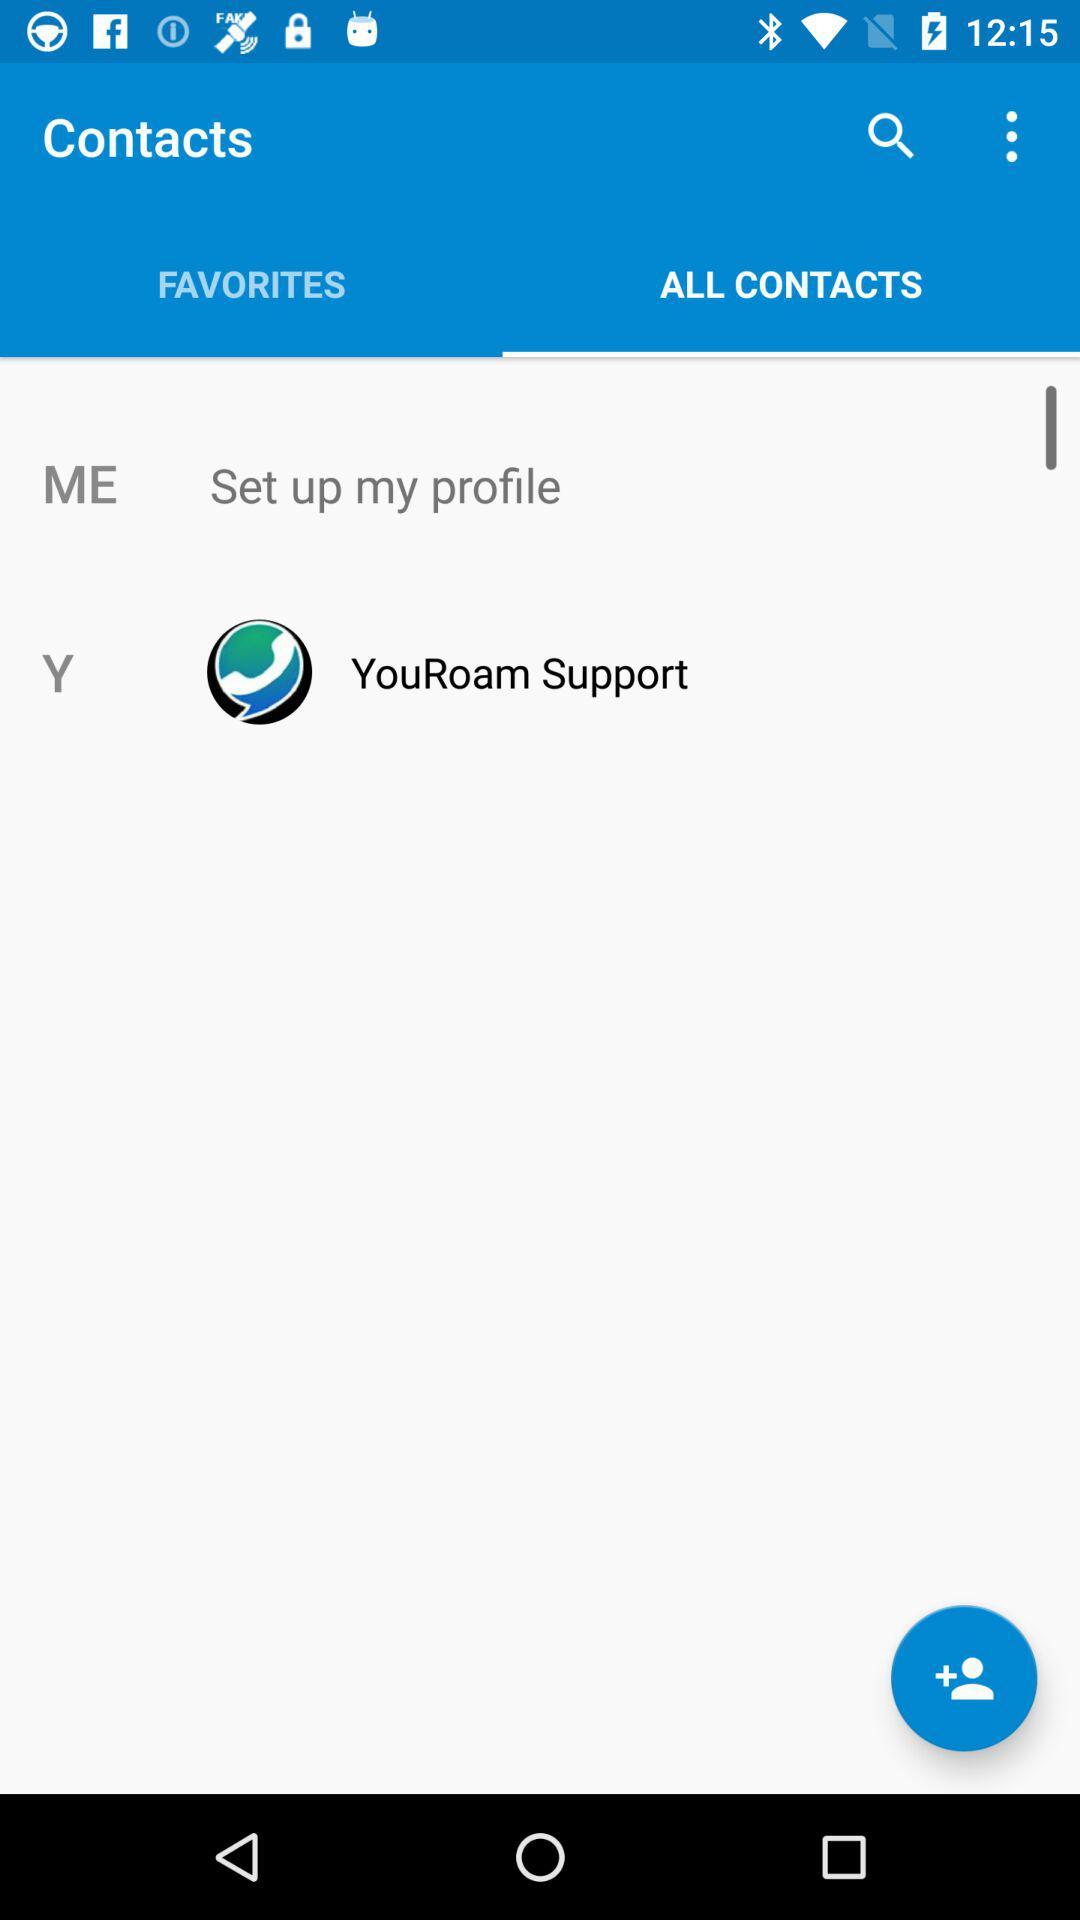  Describe the element at coordinates (890, 135) in the screenshot. I see `the icon next to the favorites item` at that location.